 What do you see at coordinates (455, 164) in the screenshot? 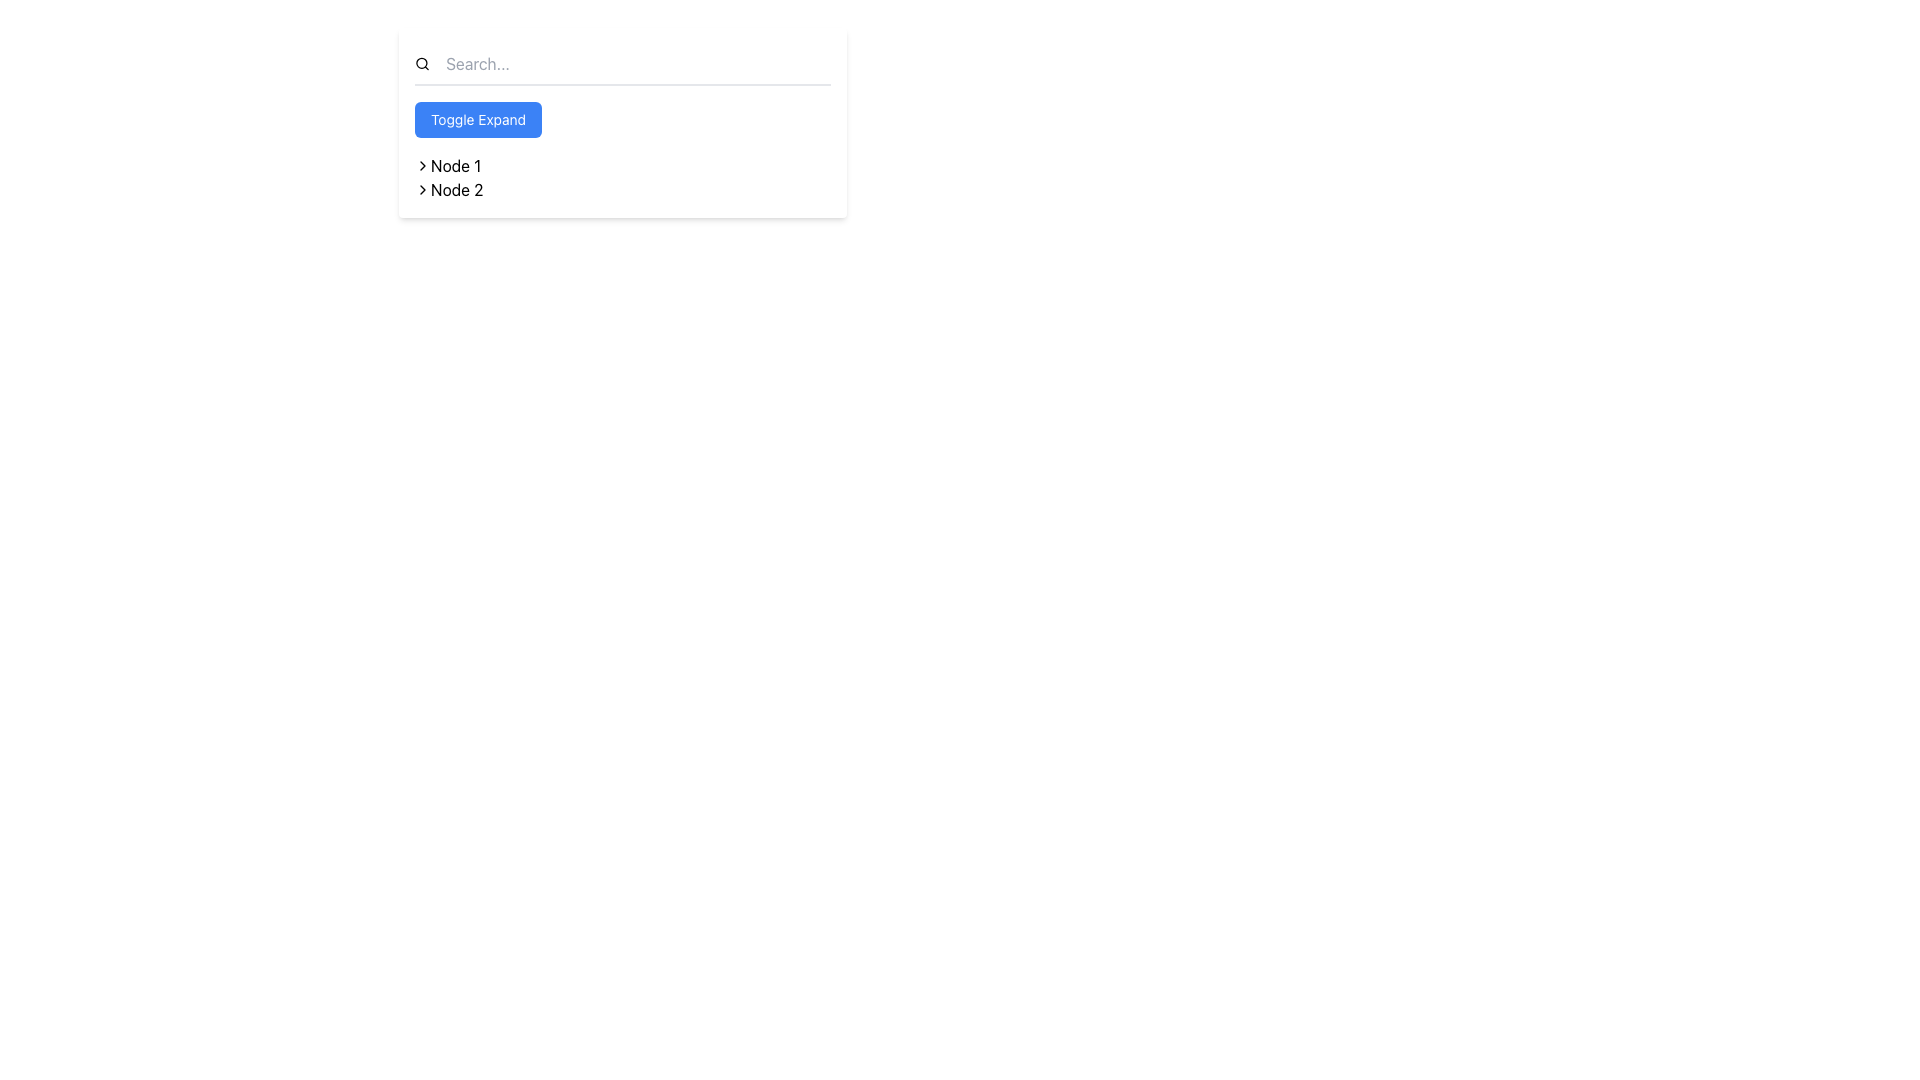
I see `the first Text node in the collapsible tree structure` at bounding box center [455, 164].